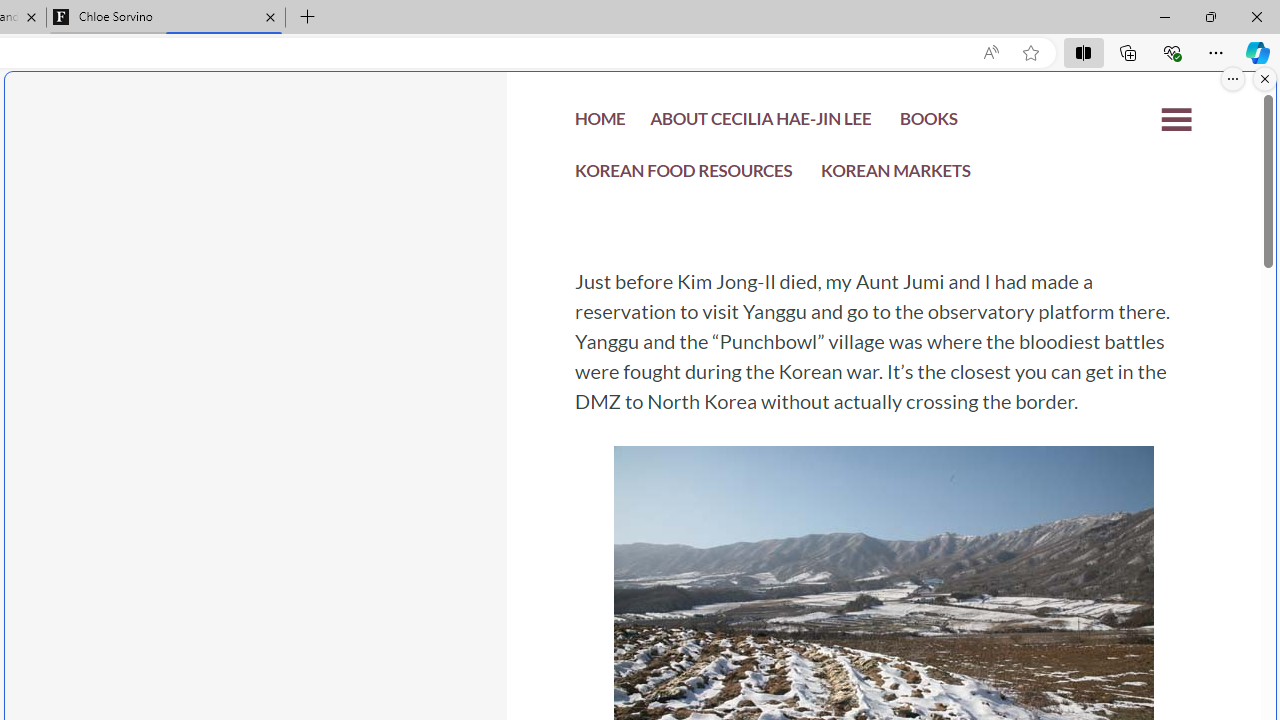  What do you see at coordinates (895, 175) in the screenshot?
I see `'KOREAN MARKETS'` at bounding box center [895, 175].